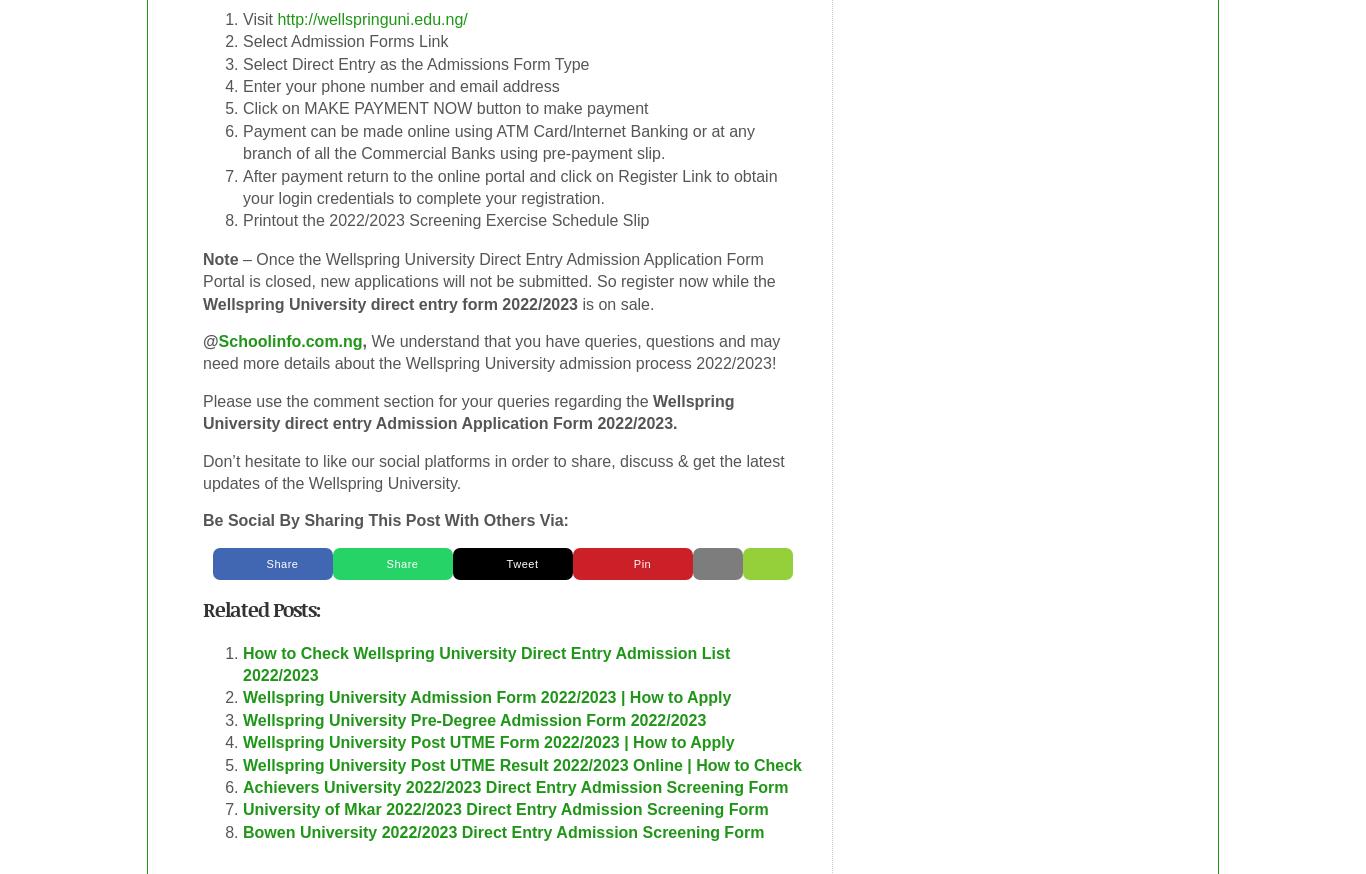  Describe the element at coordinates (243, 809) in the screenshot. I see `'University of Mkar 2022/2023 Direct Entry Admission Screening Form'` at that location.